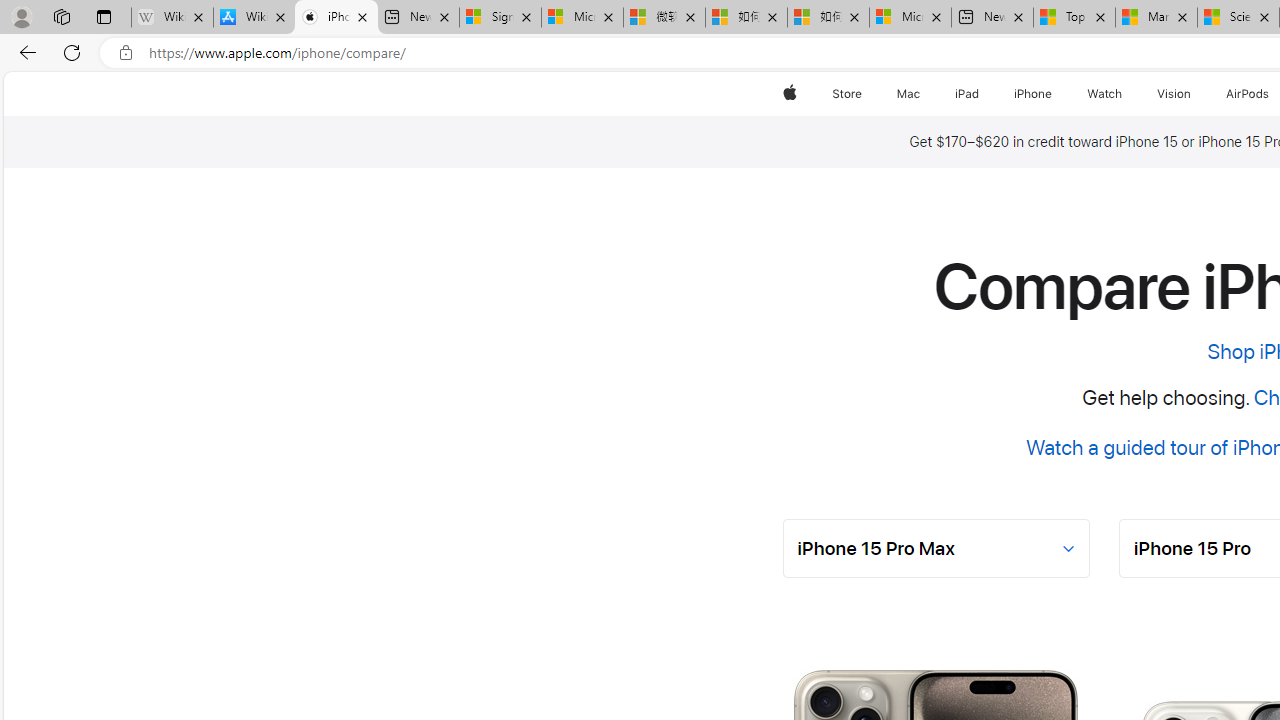  Describe the element at coordinates (846, 93) in the screenshot. I see `'Store'` at that location.